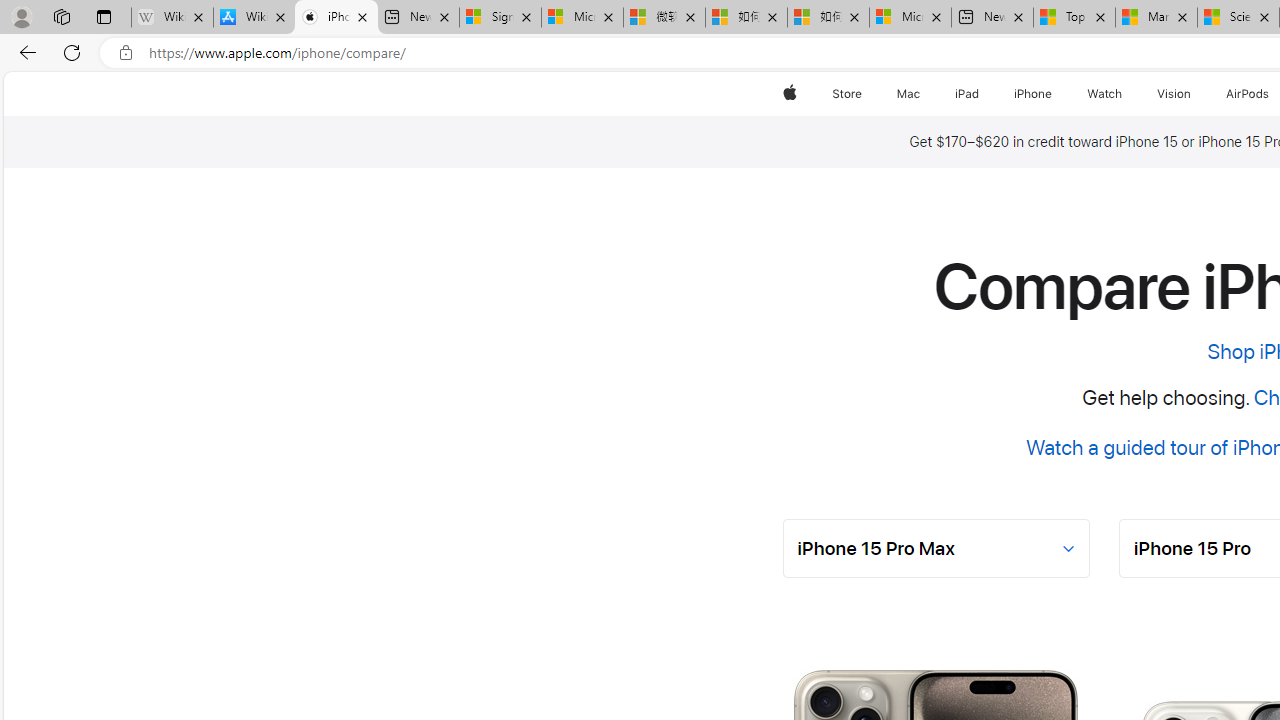  Describe the element at coordinates (846, 93) in the screenshot. I see `'Store'` at that location.